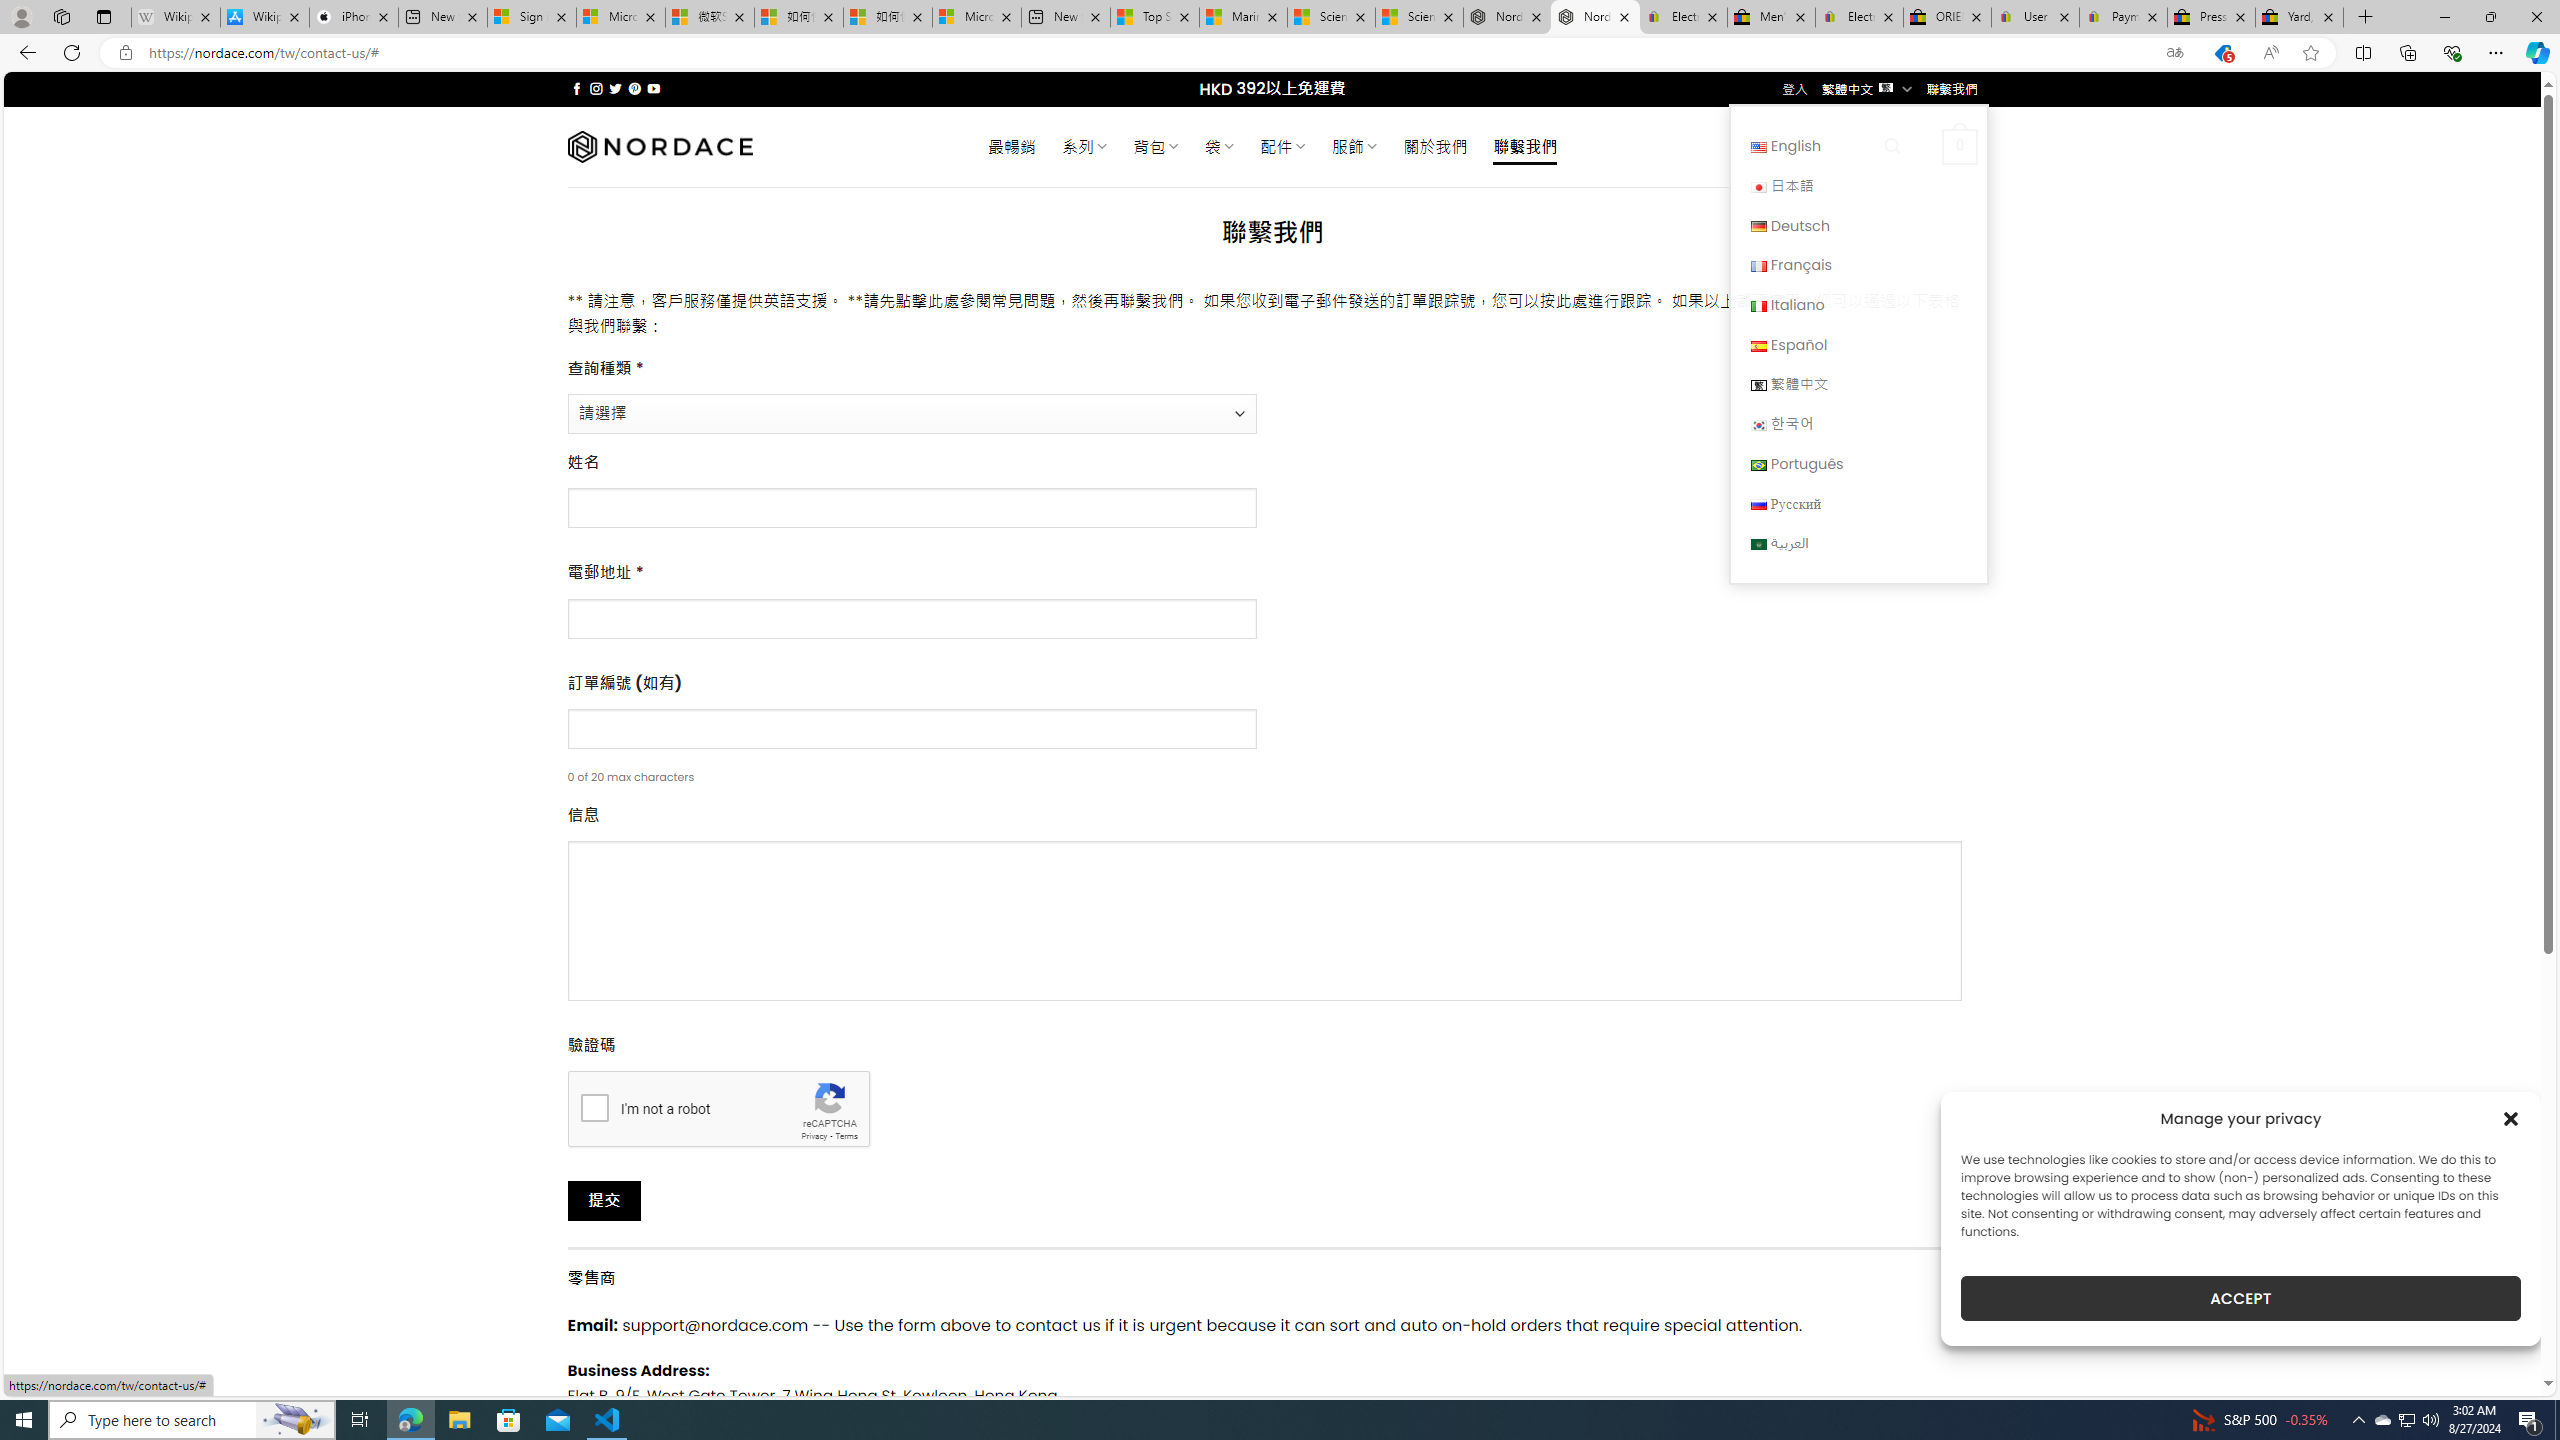 The height and width of the screenshot is (1440, 2560). What do you see at coordinates (1757, 146) in the screenshot?
I see `'English'` at bounding box center [1757, 146].